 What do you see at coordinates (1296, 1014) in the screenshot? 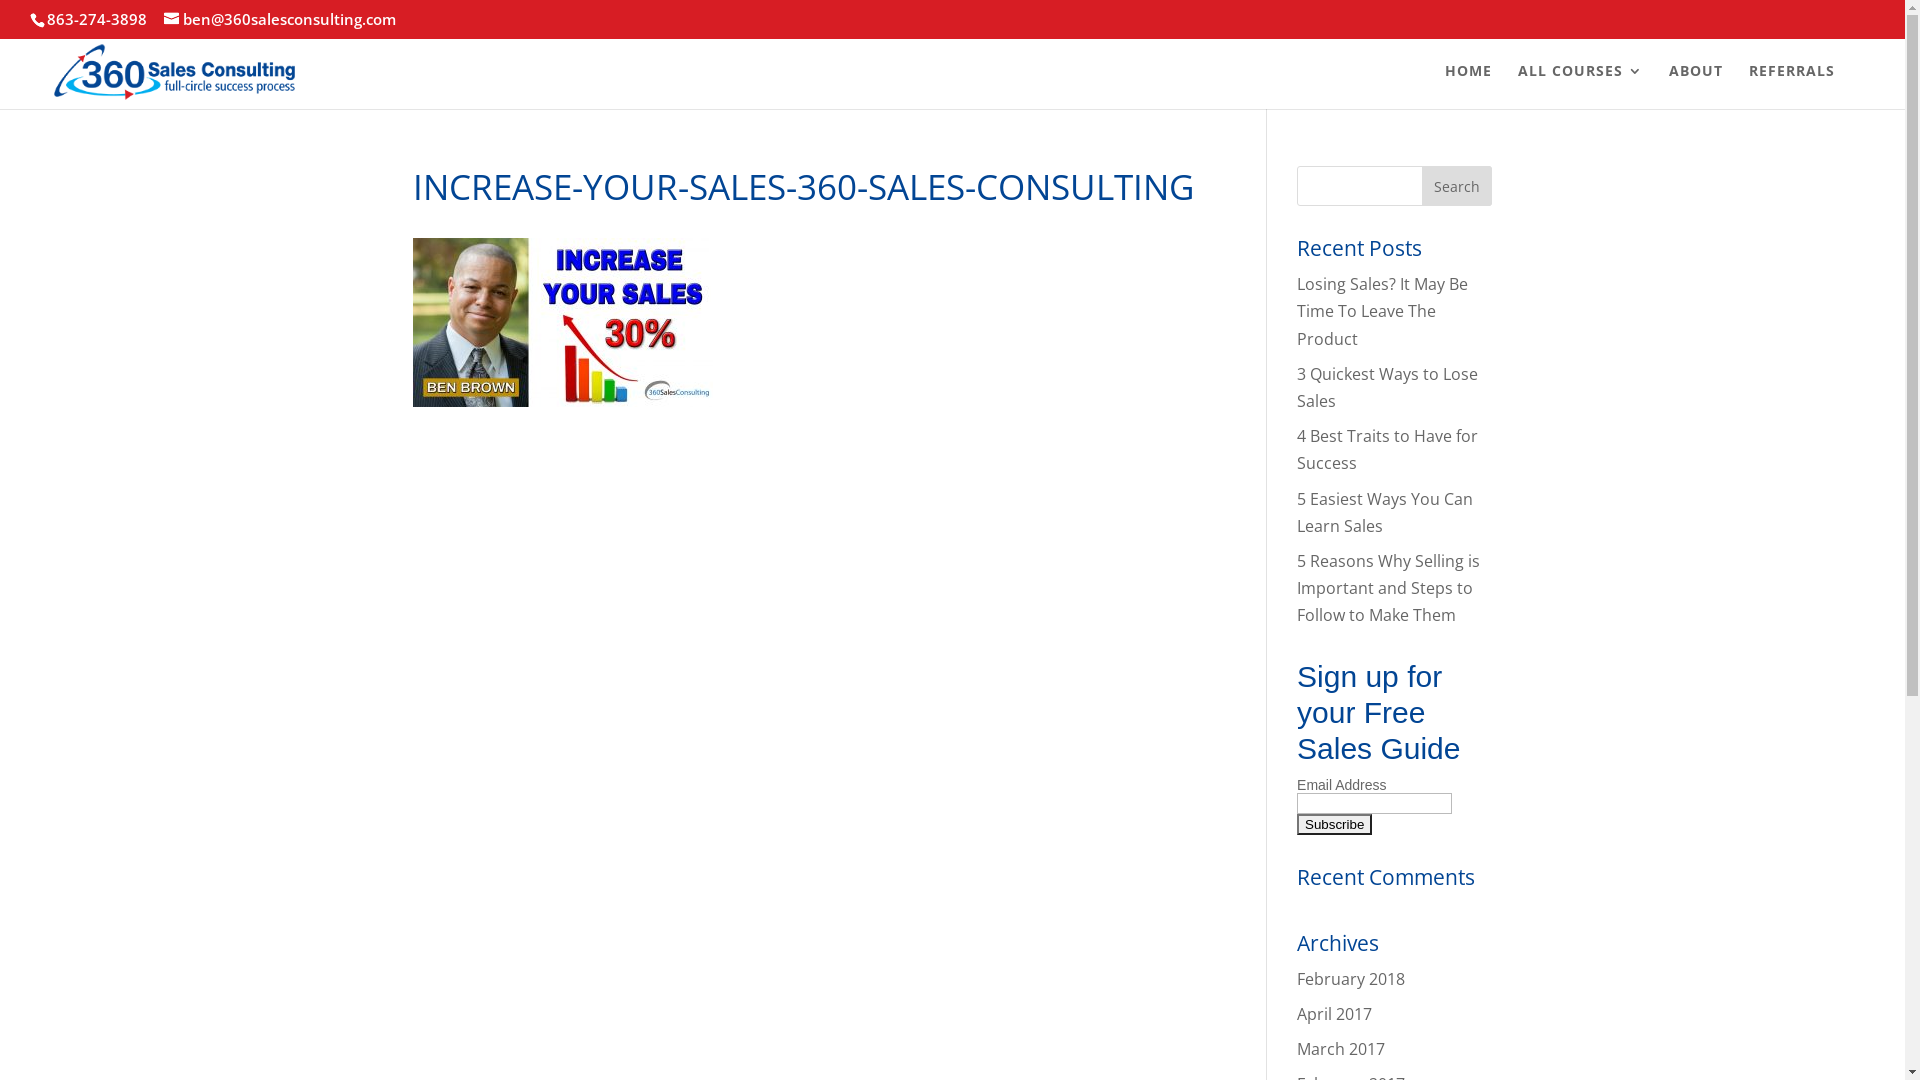
I see `'April 2017'` at bounding box center [1296, 1014].